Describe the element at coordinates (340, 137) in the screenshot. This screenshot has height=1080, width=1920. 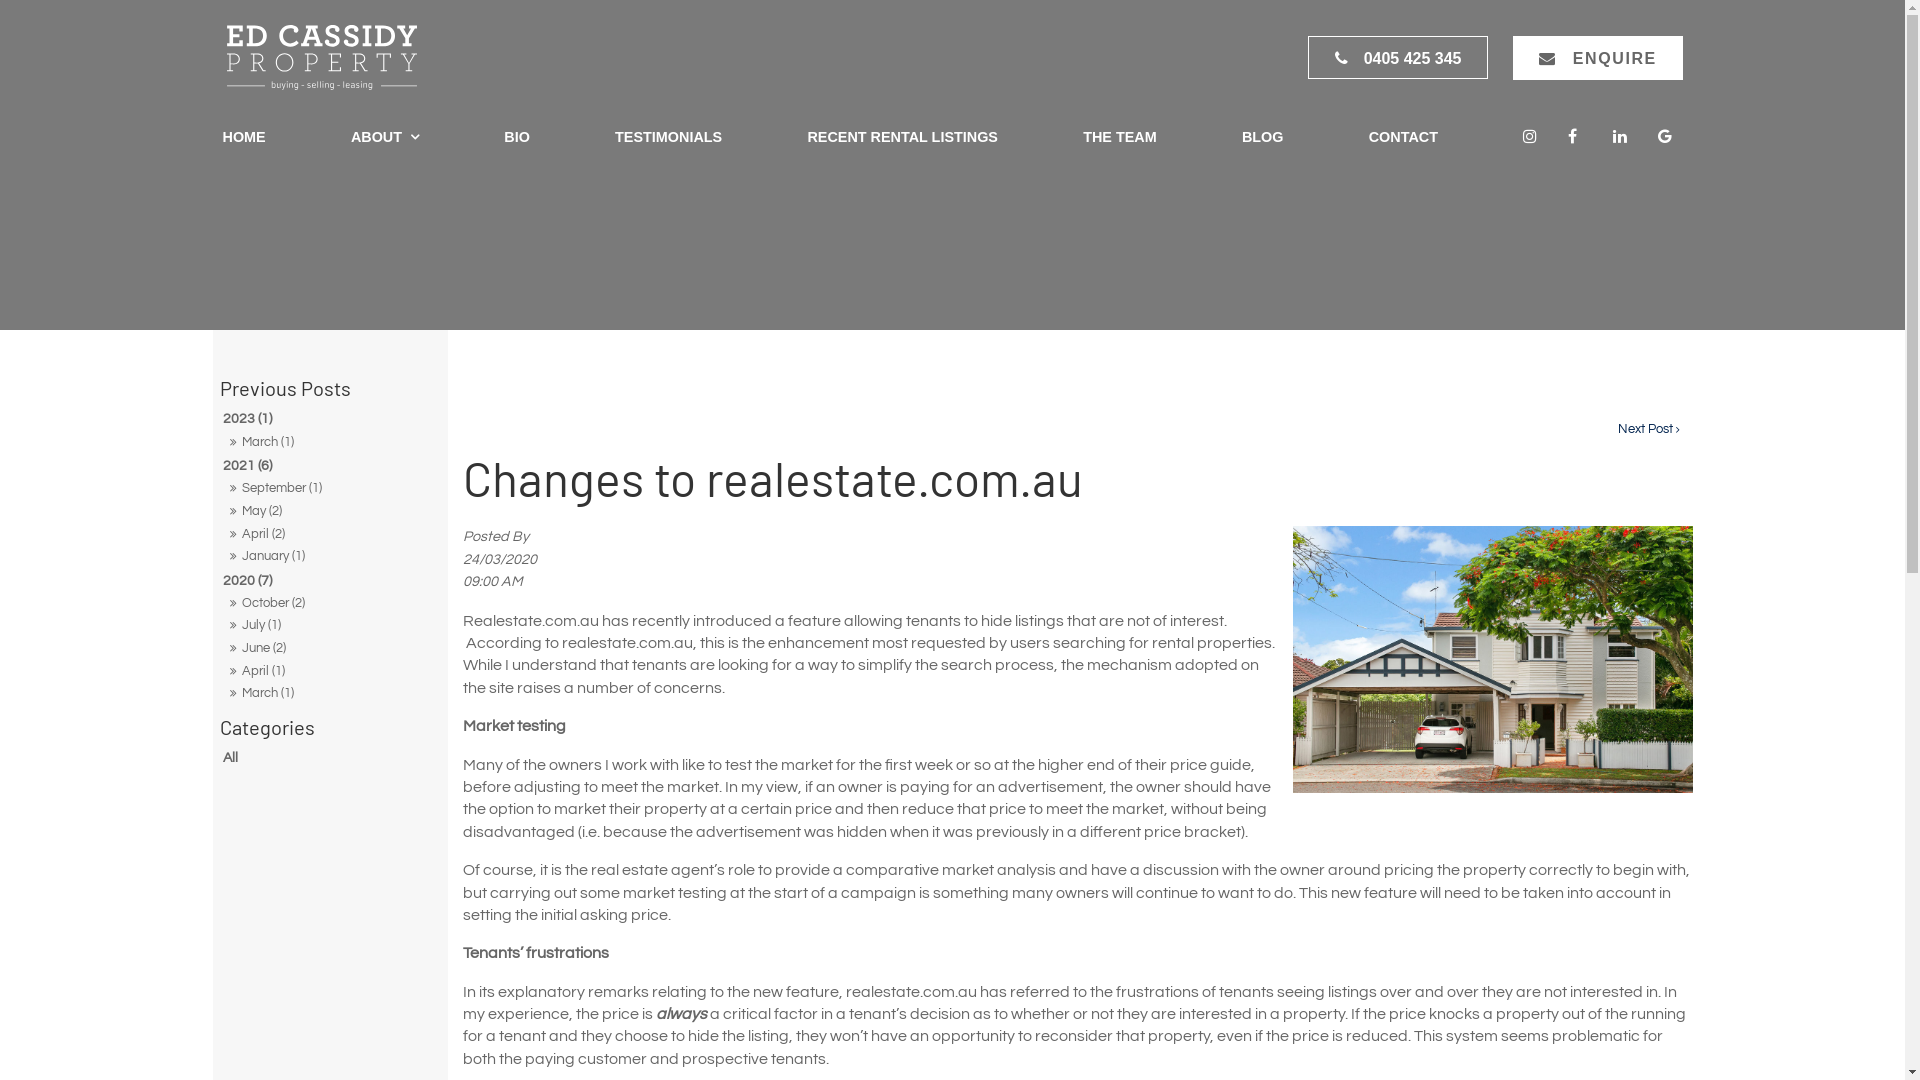
I see `'ABOUT'` at that location.